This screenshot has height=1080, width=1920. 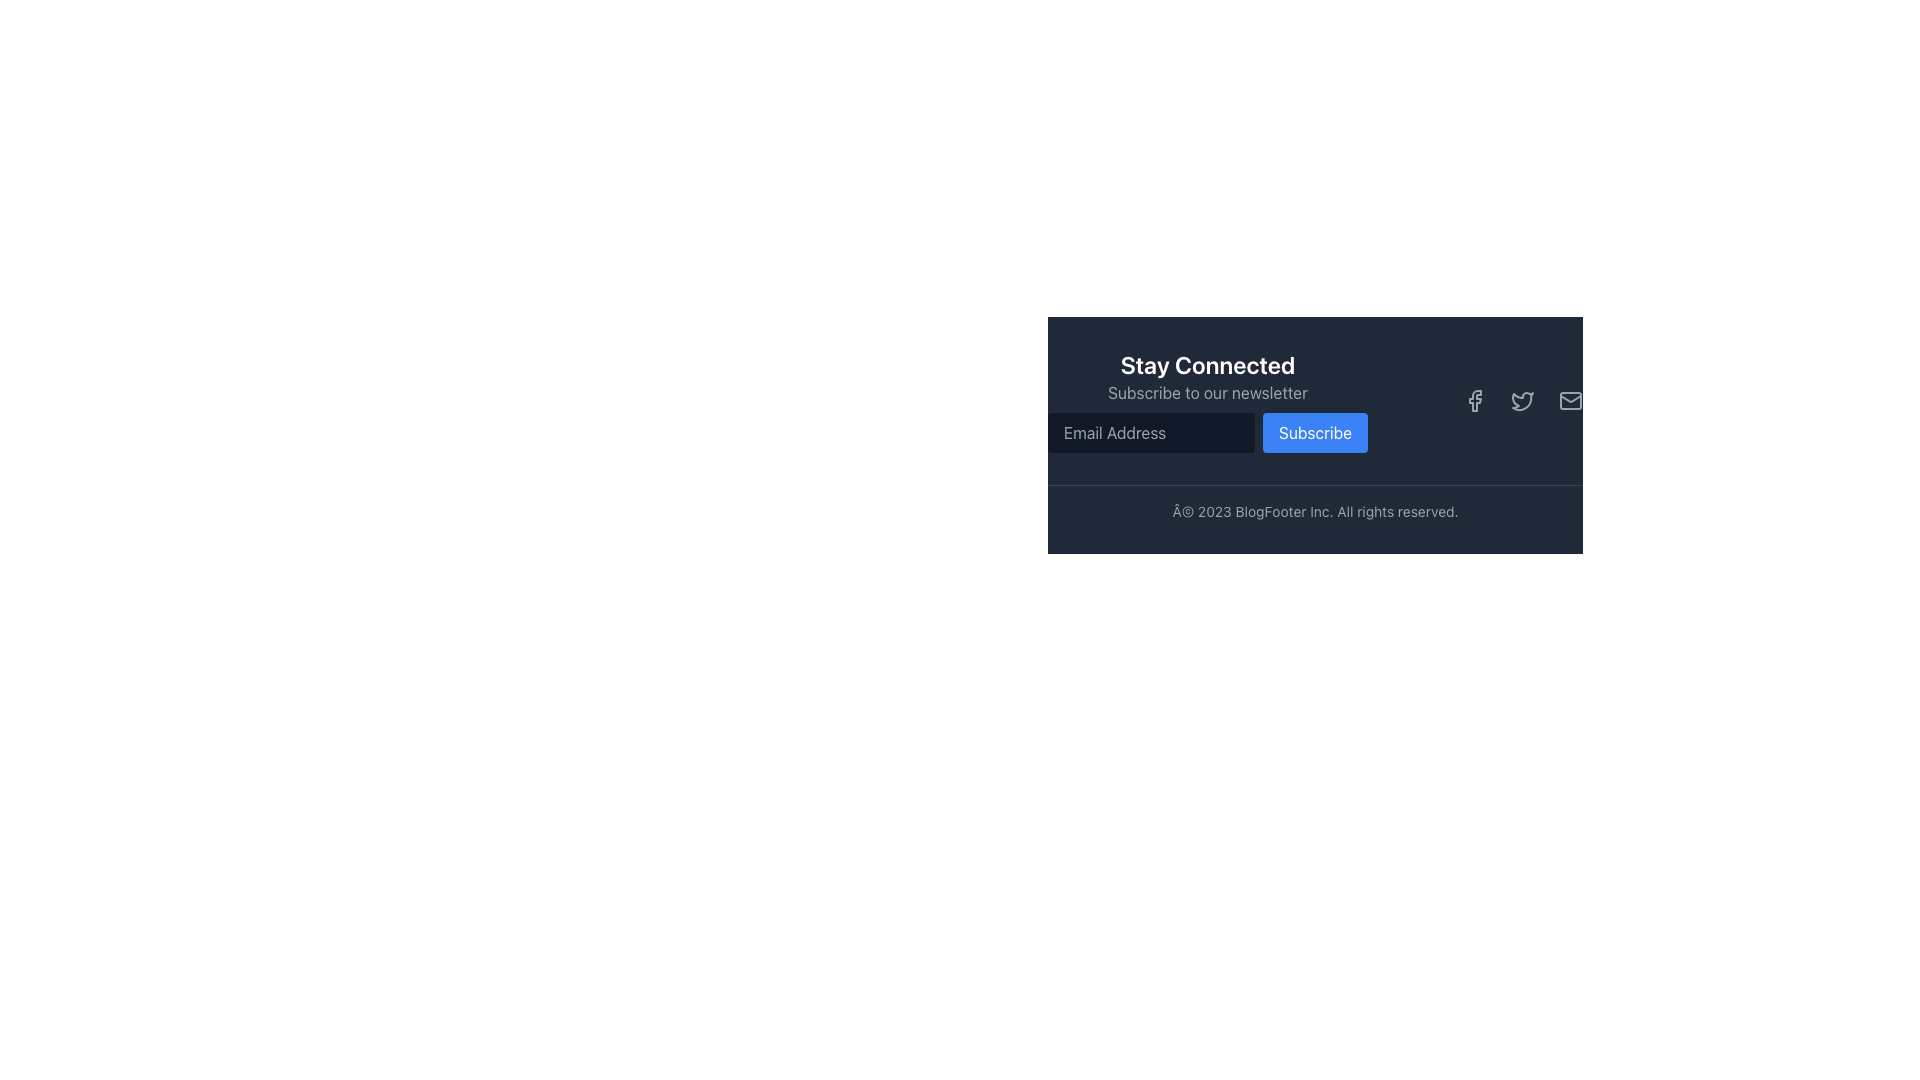 What do you see at coordinates (1474, 401) in the screenshot?
I see `the Facebook hyperlink with an SVG icon located in the footer` at bounding box center [1474, 401].